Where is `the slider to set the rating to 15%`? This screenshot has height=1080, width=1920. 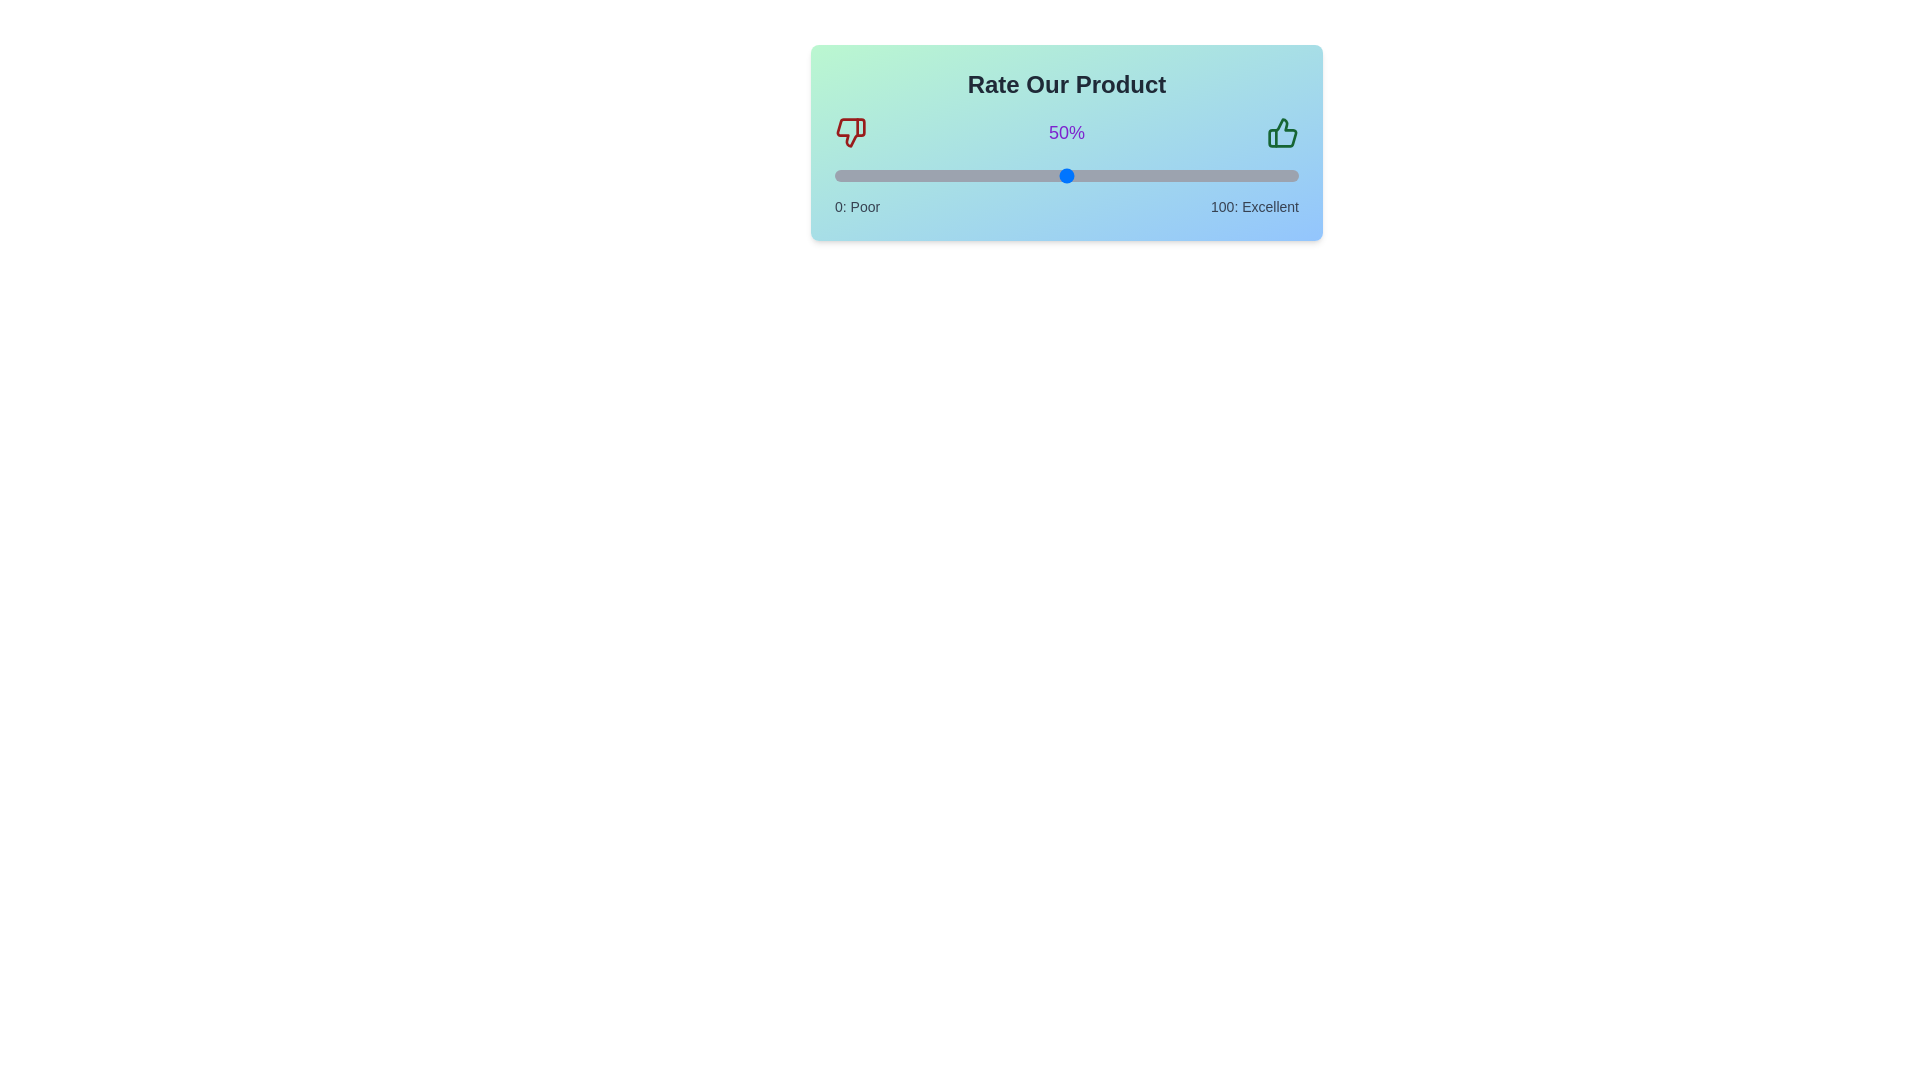 the slider to set the rating to 15% is located at coordinates (903, 175).